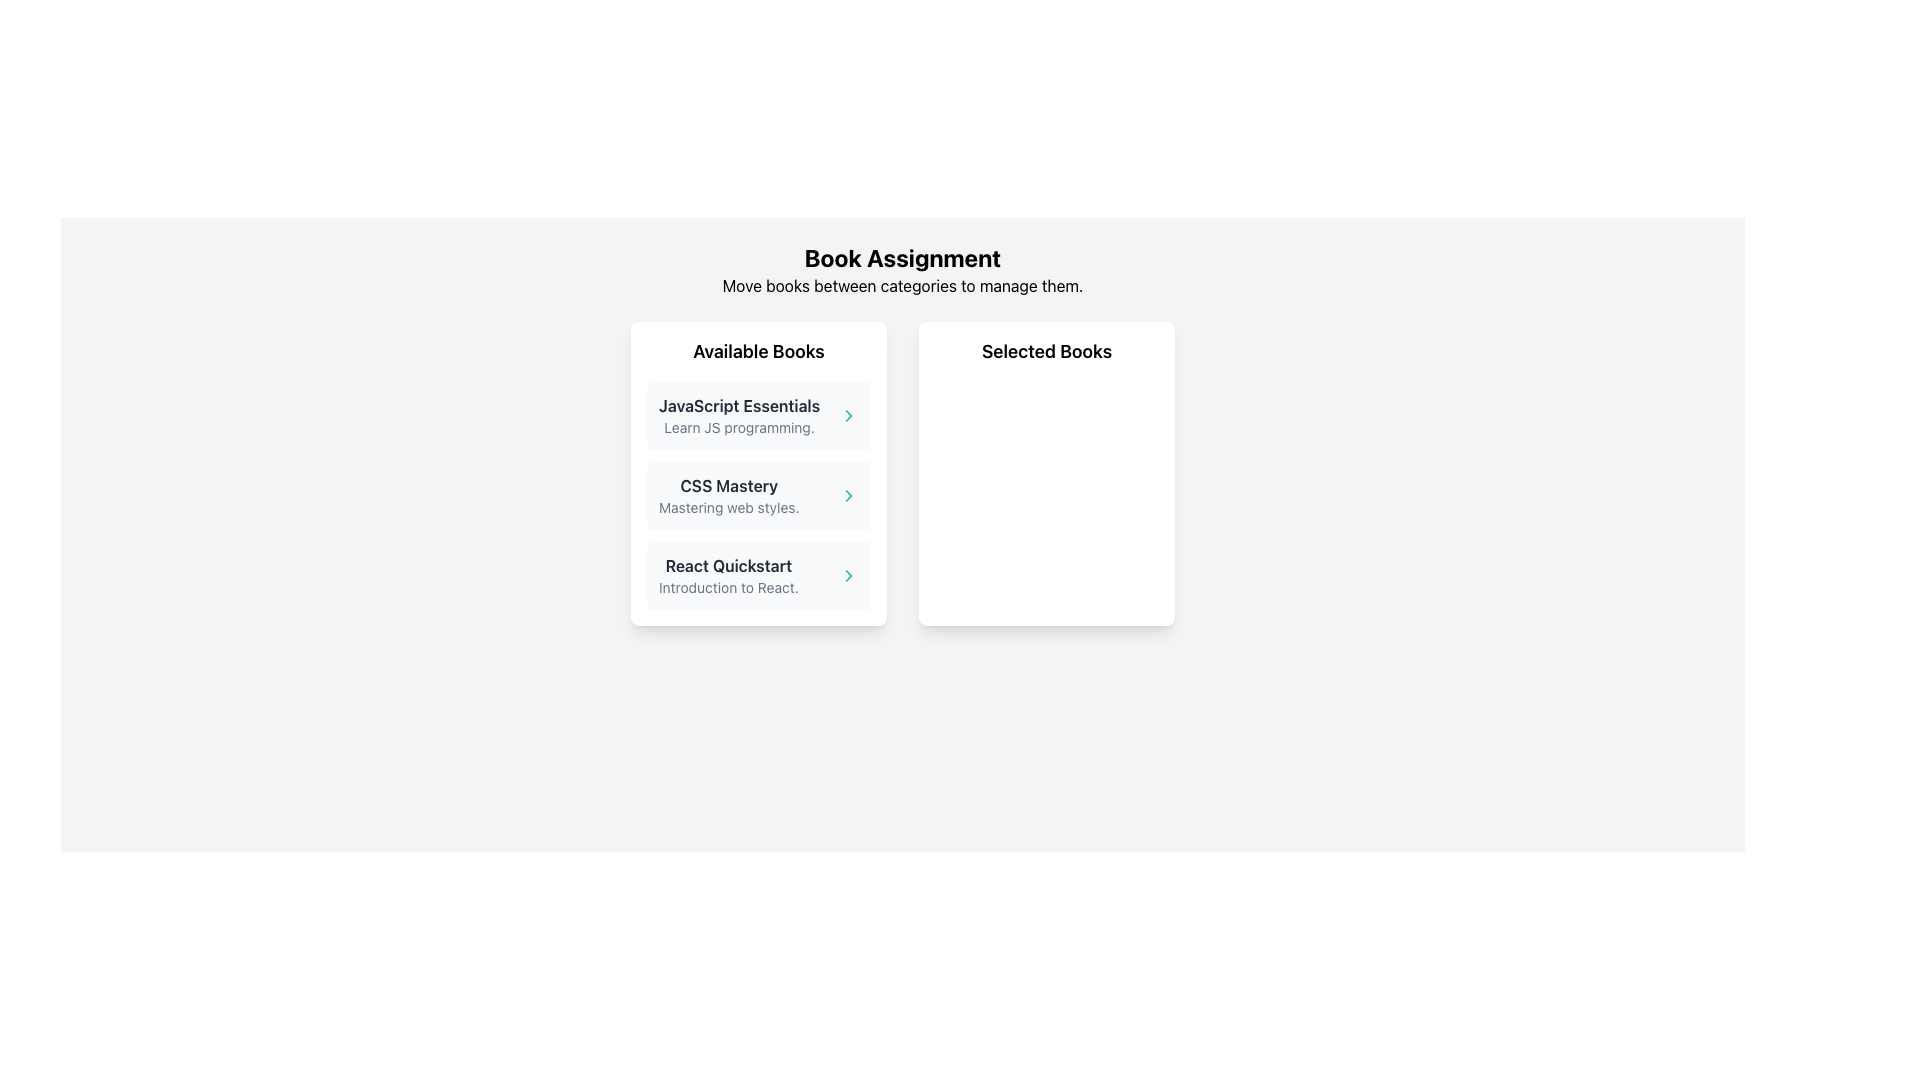  Describe the element at coordinates (849, 575) in the screenshot. I see `the navigation button located at the rightmost edge of the 'React Quickstart' card in the 'Available Books' list` at that location.